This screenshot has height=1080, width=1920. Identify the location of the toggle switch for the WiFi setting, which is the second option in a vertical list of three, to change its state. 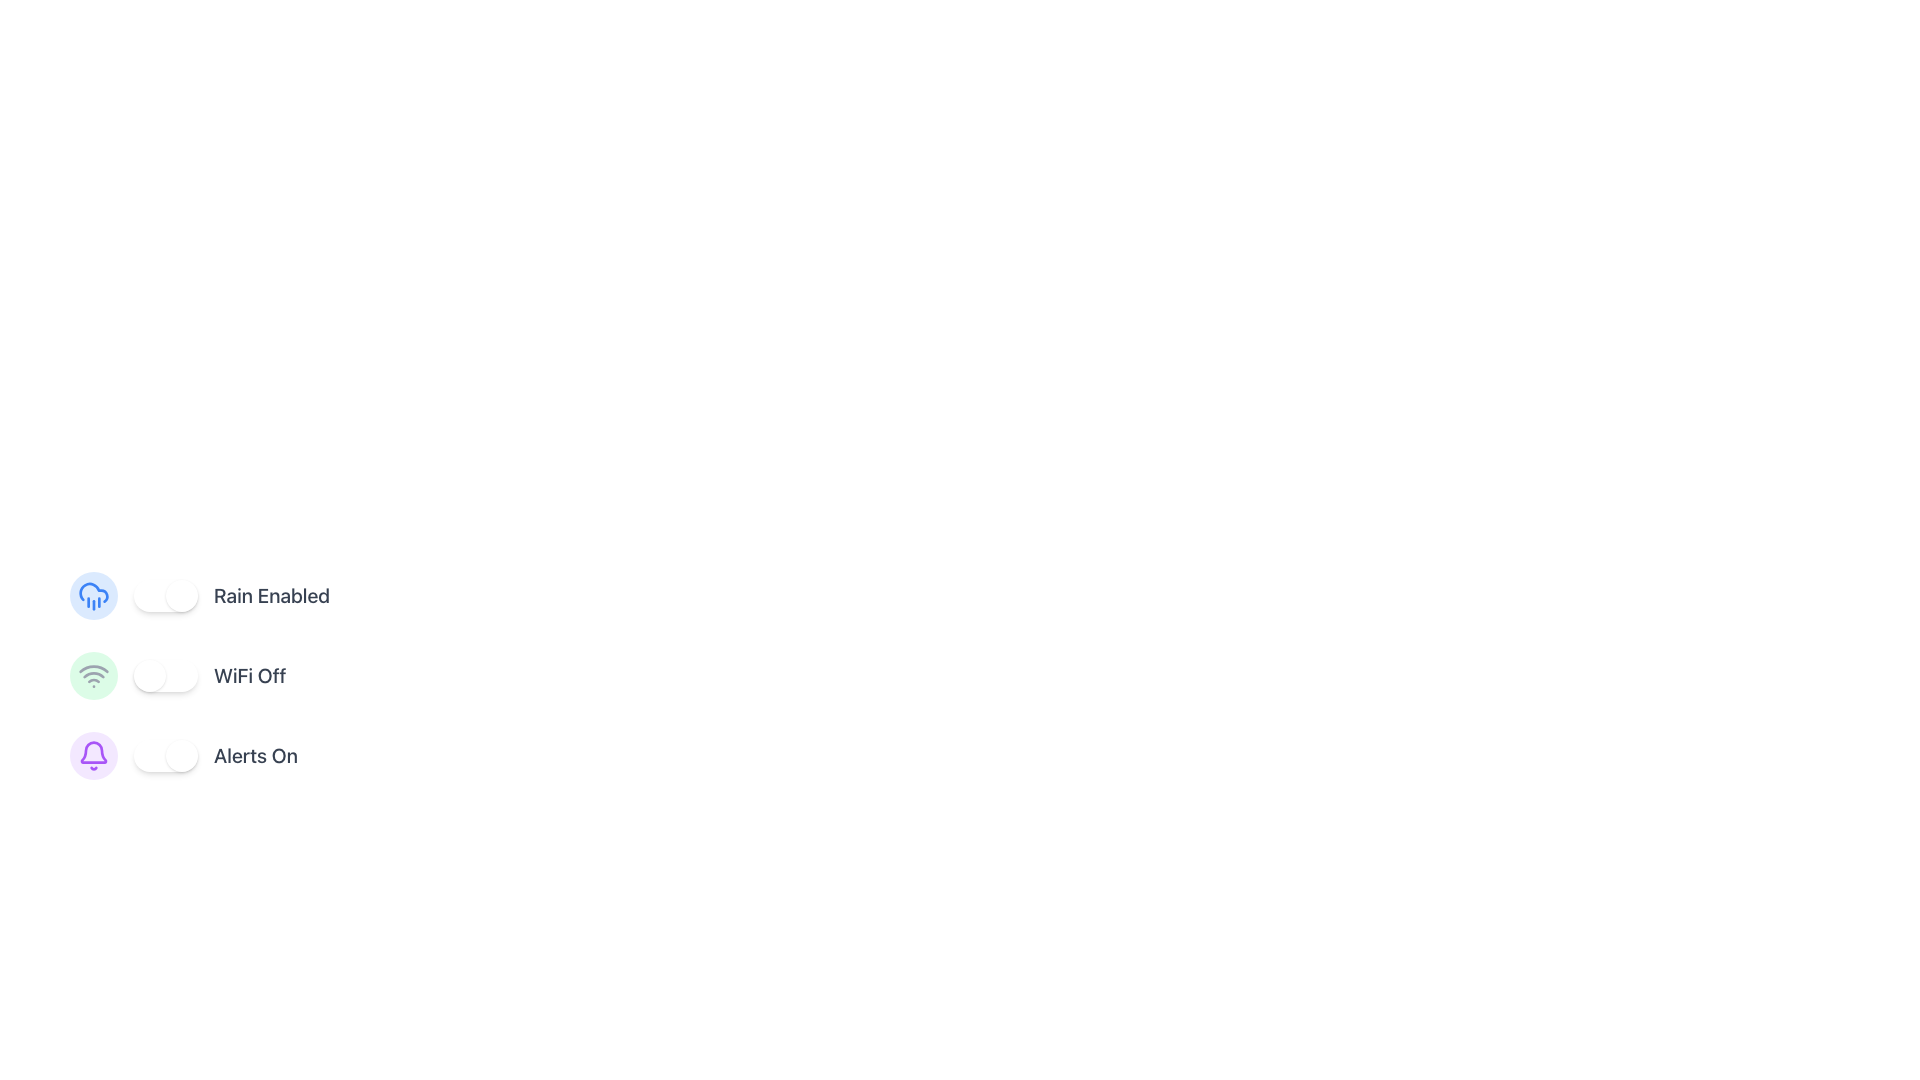
(177, 675).